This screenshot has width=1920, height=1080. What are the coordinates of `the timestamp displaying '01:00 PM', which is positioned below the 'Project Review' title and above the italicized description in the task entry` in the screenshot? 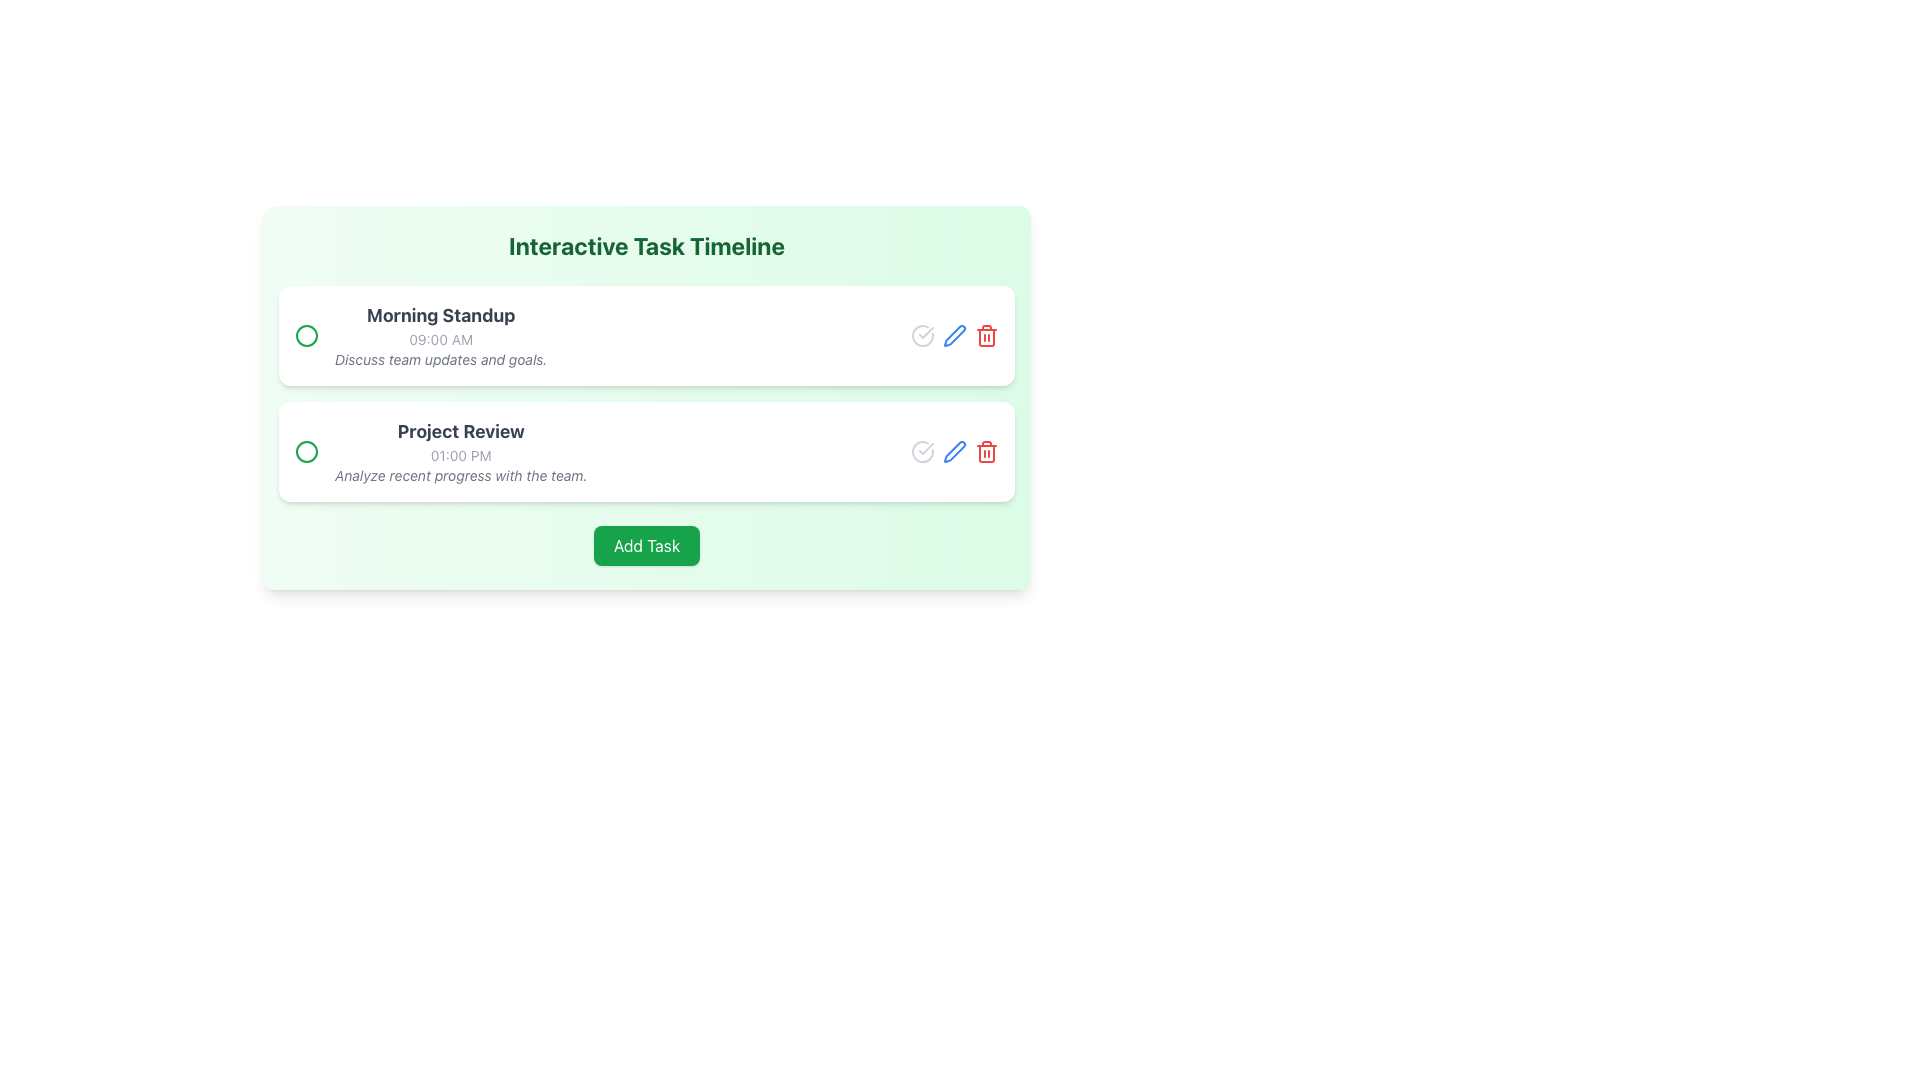 It's located at (460, 455).